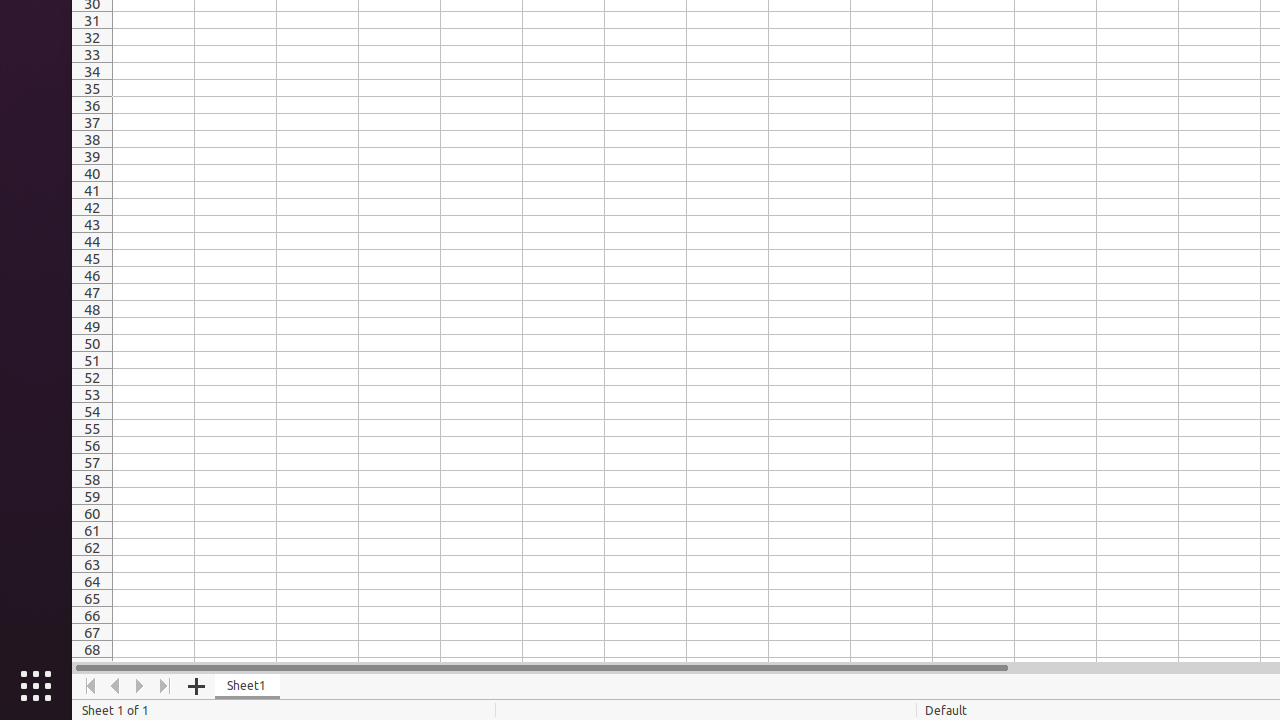  Describe the element at coordinates (139, 685) in the screenshot. I see `'Move Right'` at that location.